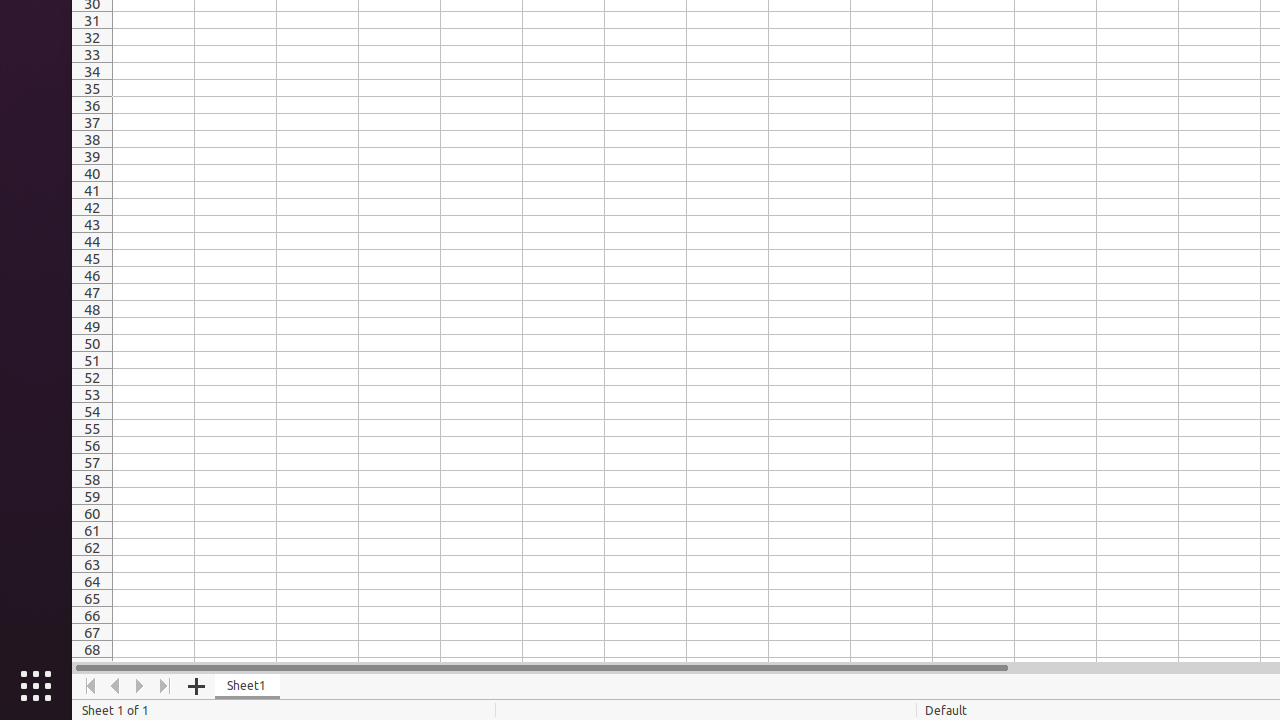  Describe the element at coordinates (139, 685) in the screenshot. I see `'Move Right'` at that location.